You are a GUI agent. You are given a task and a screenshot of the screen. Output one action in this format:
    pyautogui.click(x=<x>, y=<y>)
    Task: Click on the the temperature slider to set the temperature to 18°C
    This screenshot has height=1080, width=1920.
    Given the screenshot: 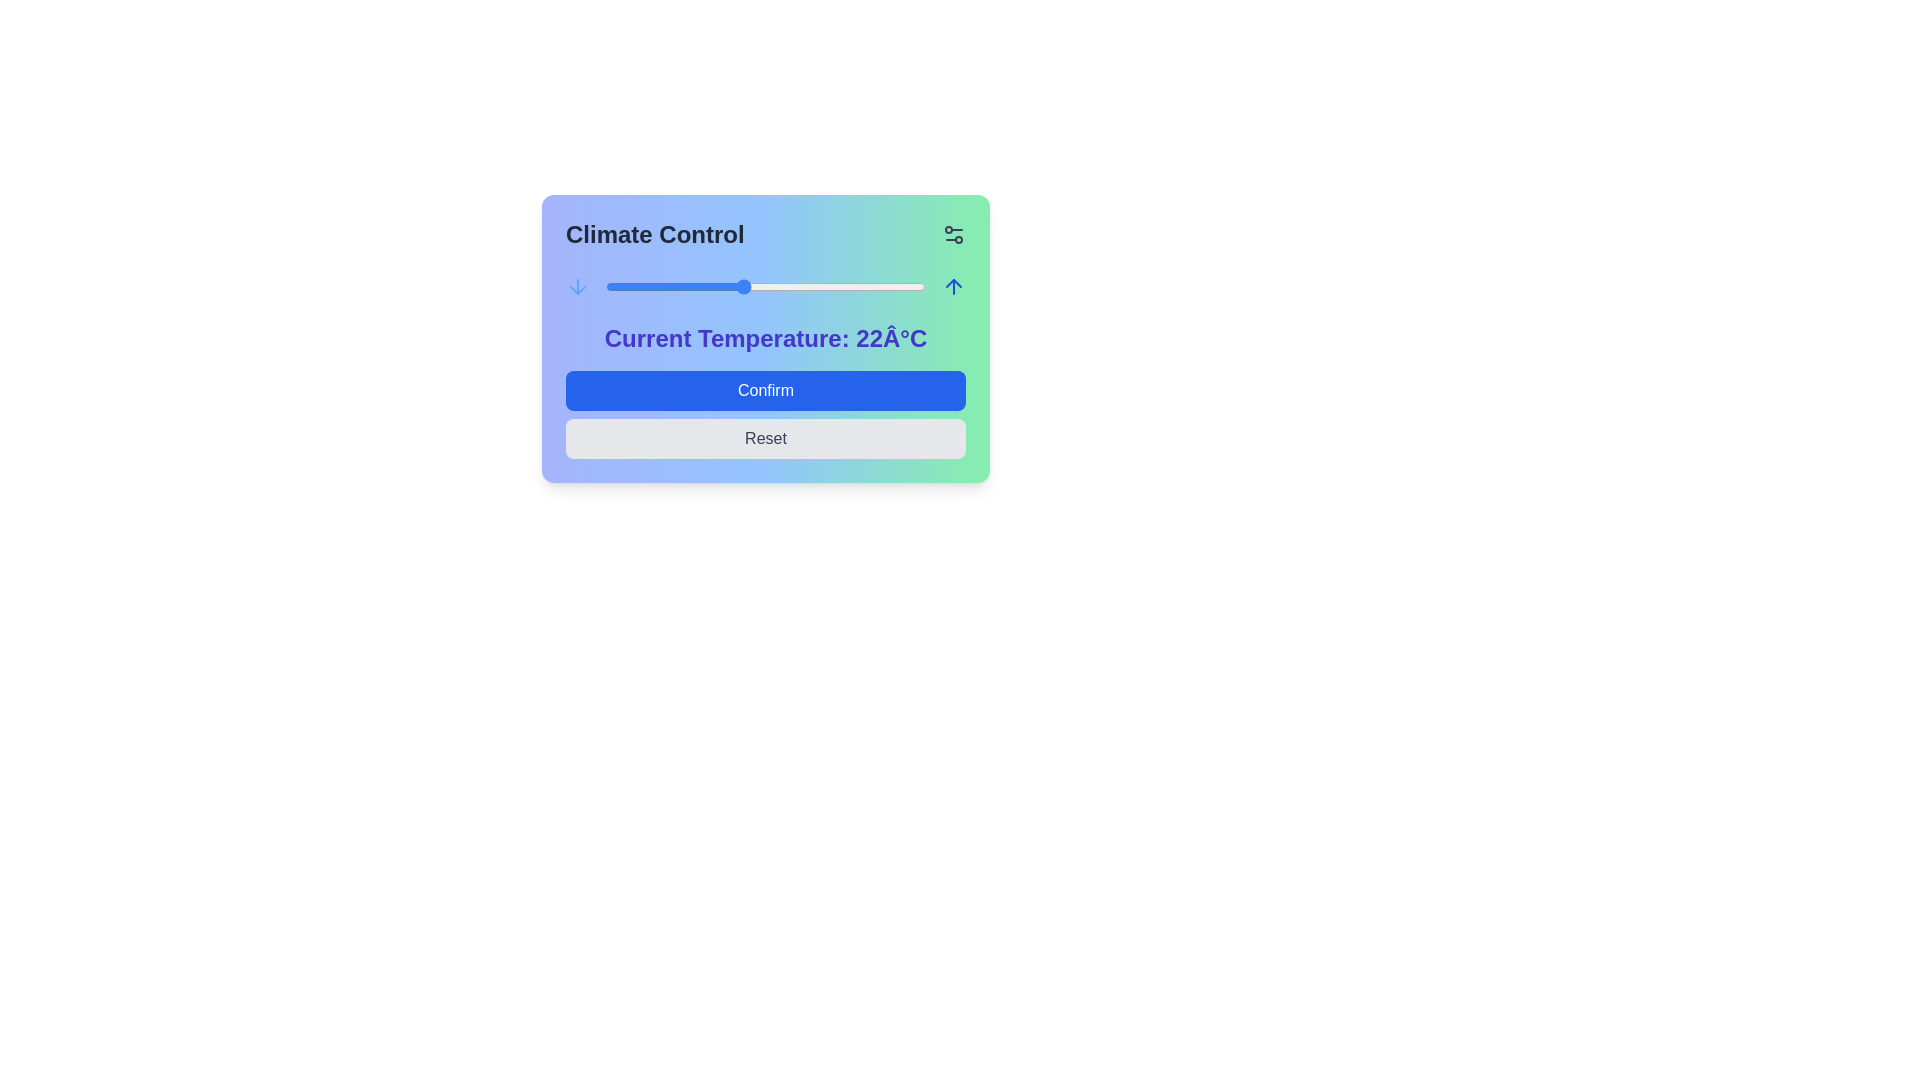 What is the action you would take?
    pyautogui.click(x=651, y=286)
    